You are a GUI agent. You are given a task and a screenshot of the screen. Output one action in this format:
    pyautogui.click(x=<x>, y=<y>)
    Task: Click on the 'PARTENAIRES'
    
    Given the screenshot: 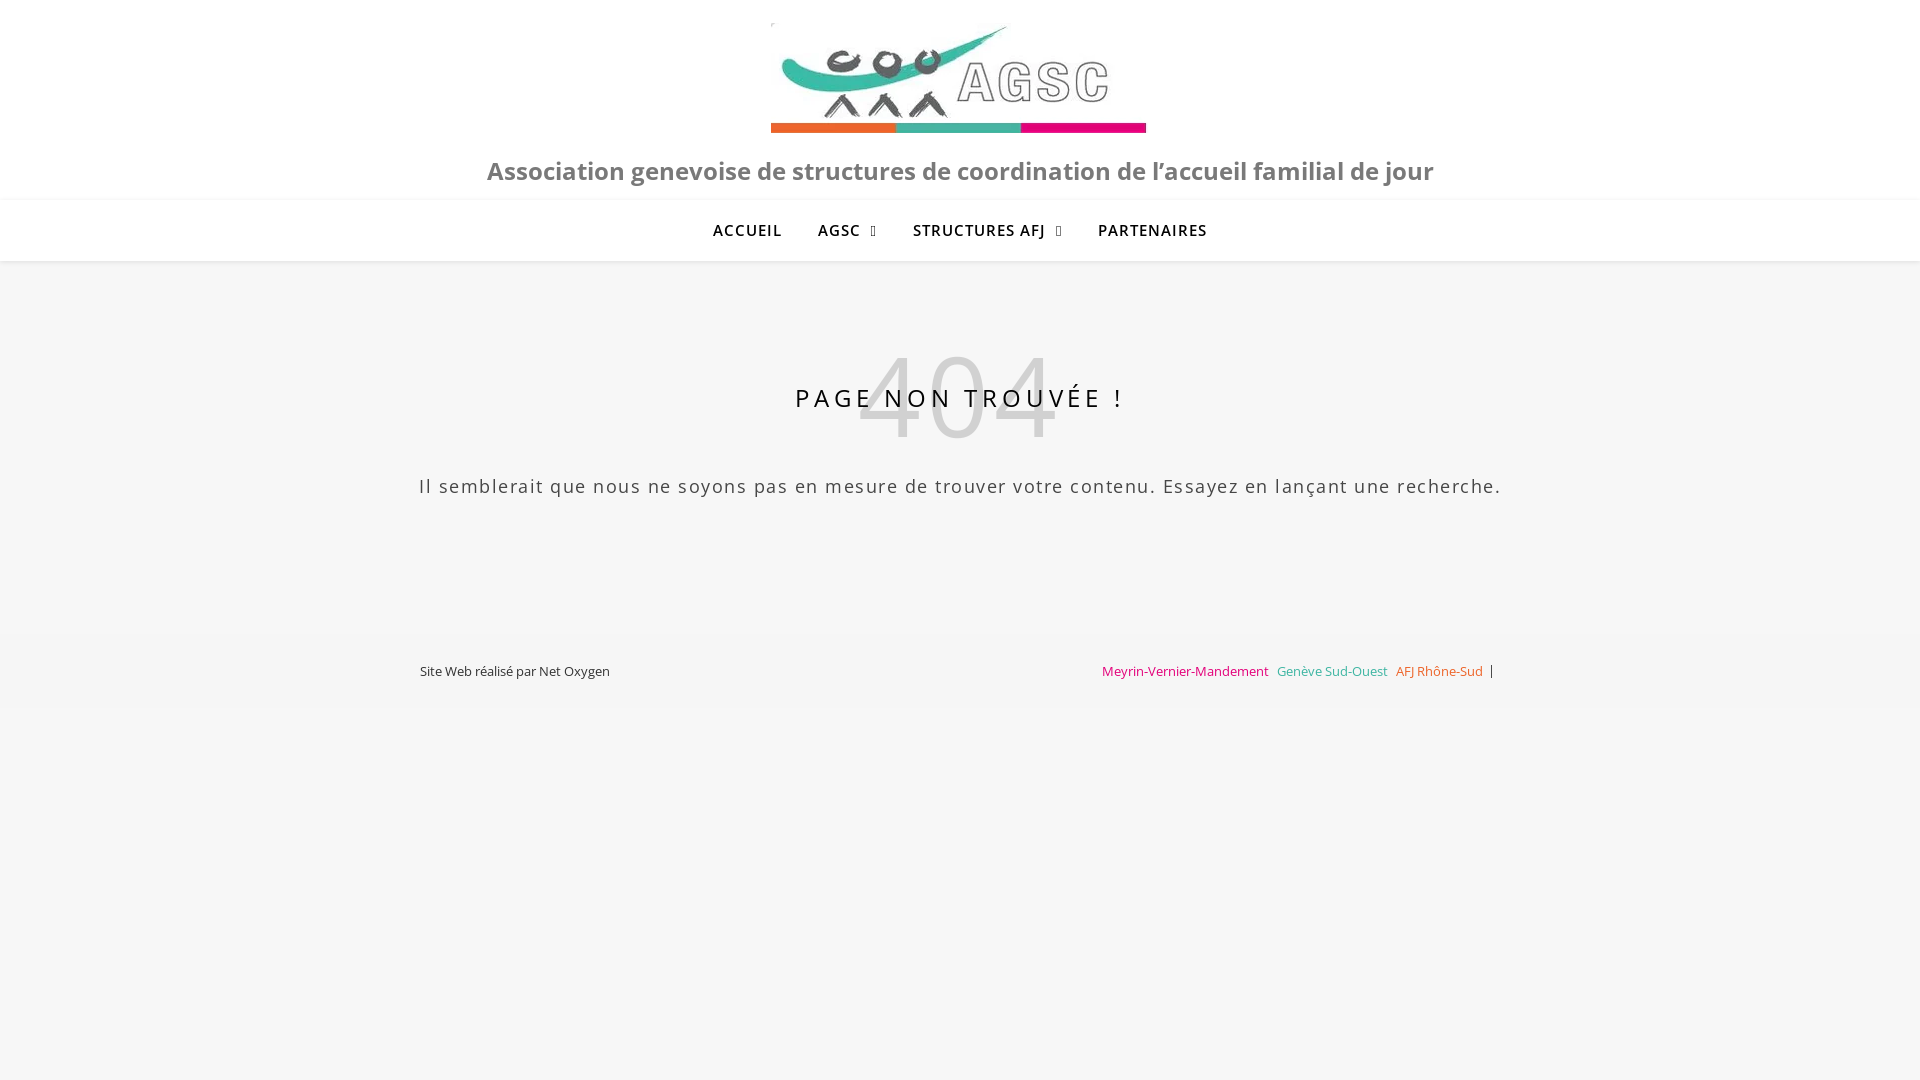 What is the action you would take?
    pyautogui.click(x=1144, y=229)
    